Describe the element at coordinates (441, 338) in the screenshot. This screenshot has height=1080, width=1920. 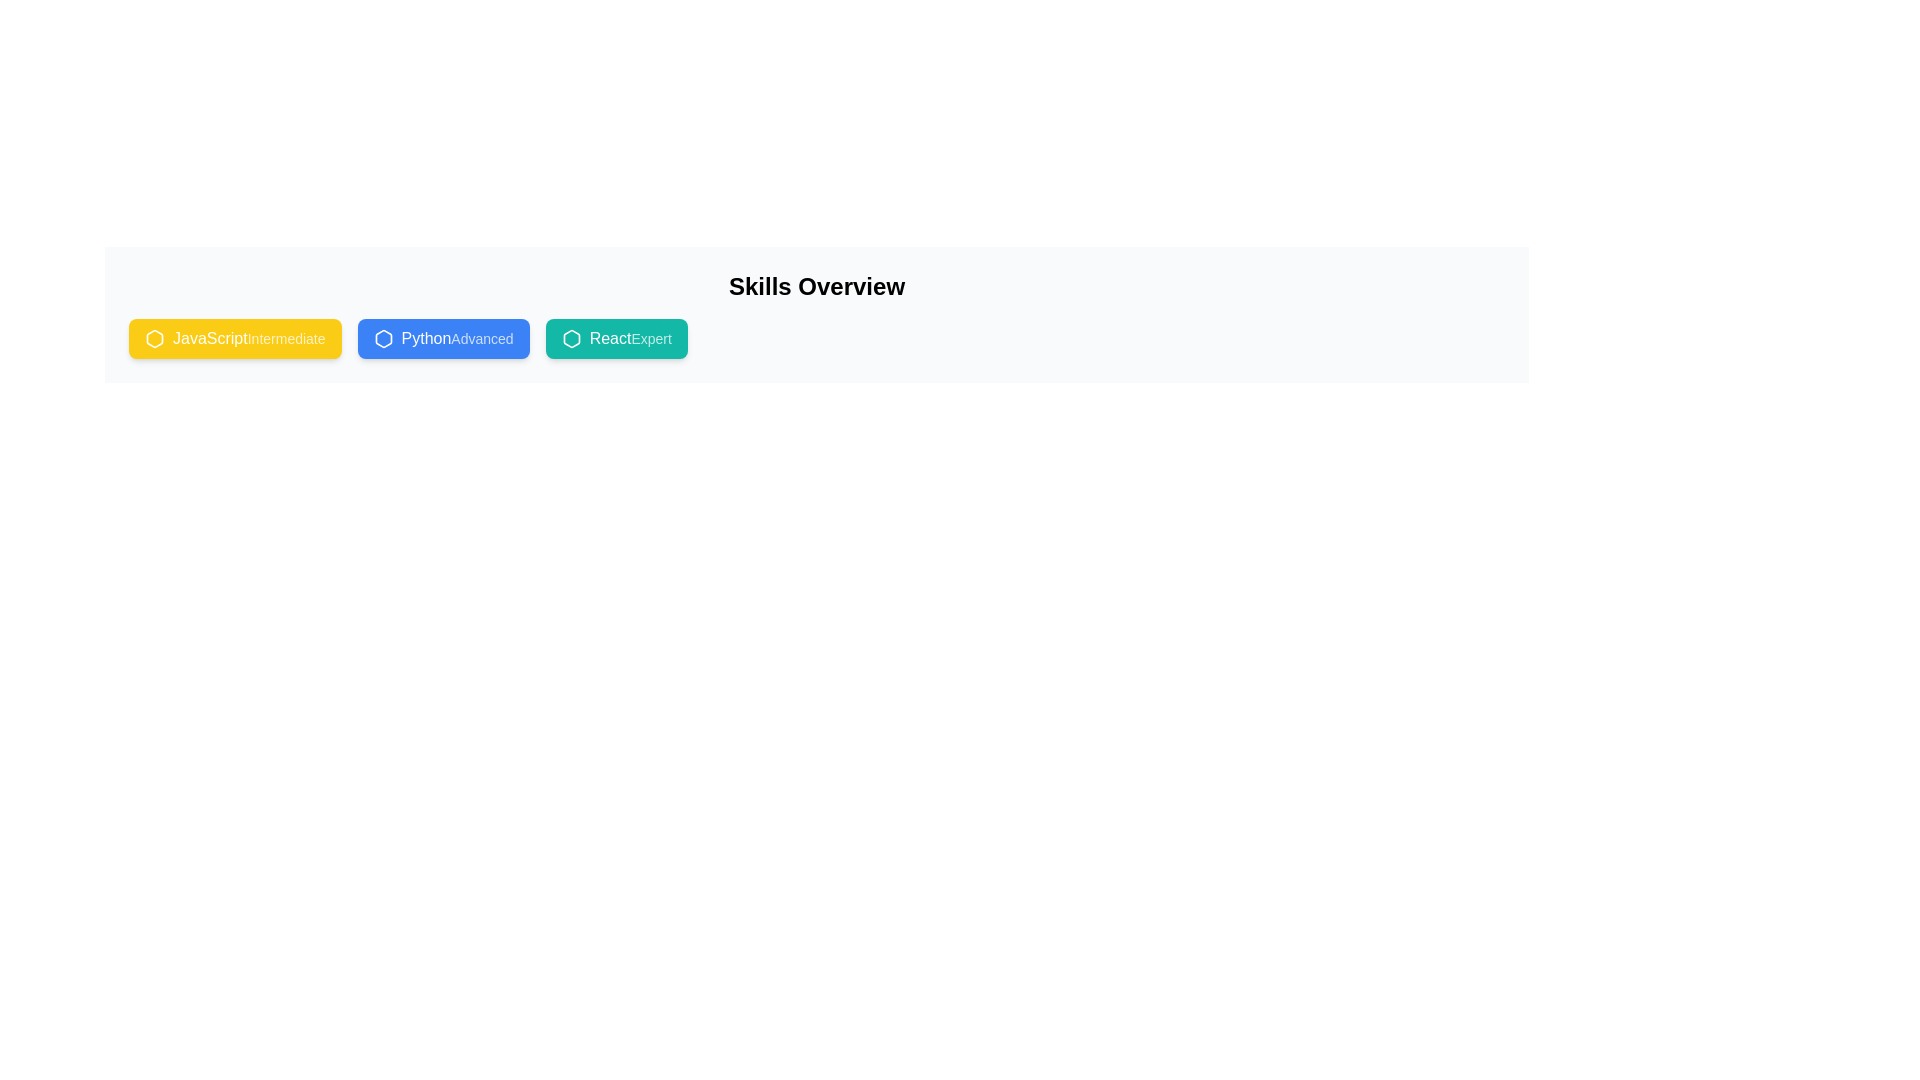
I see `the skill chip corresponding to Python` at that location.